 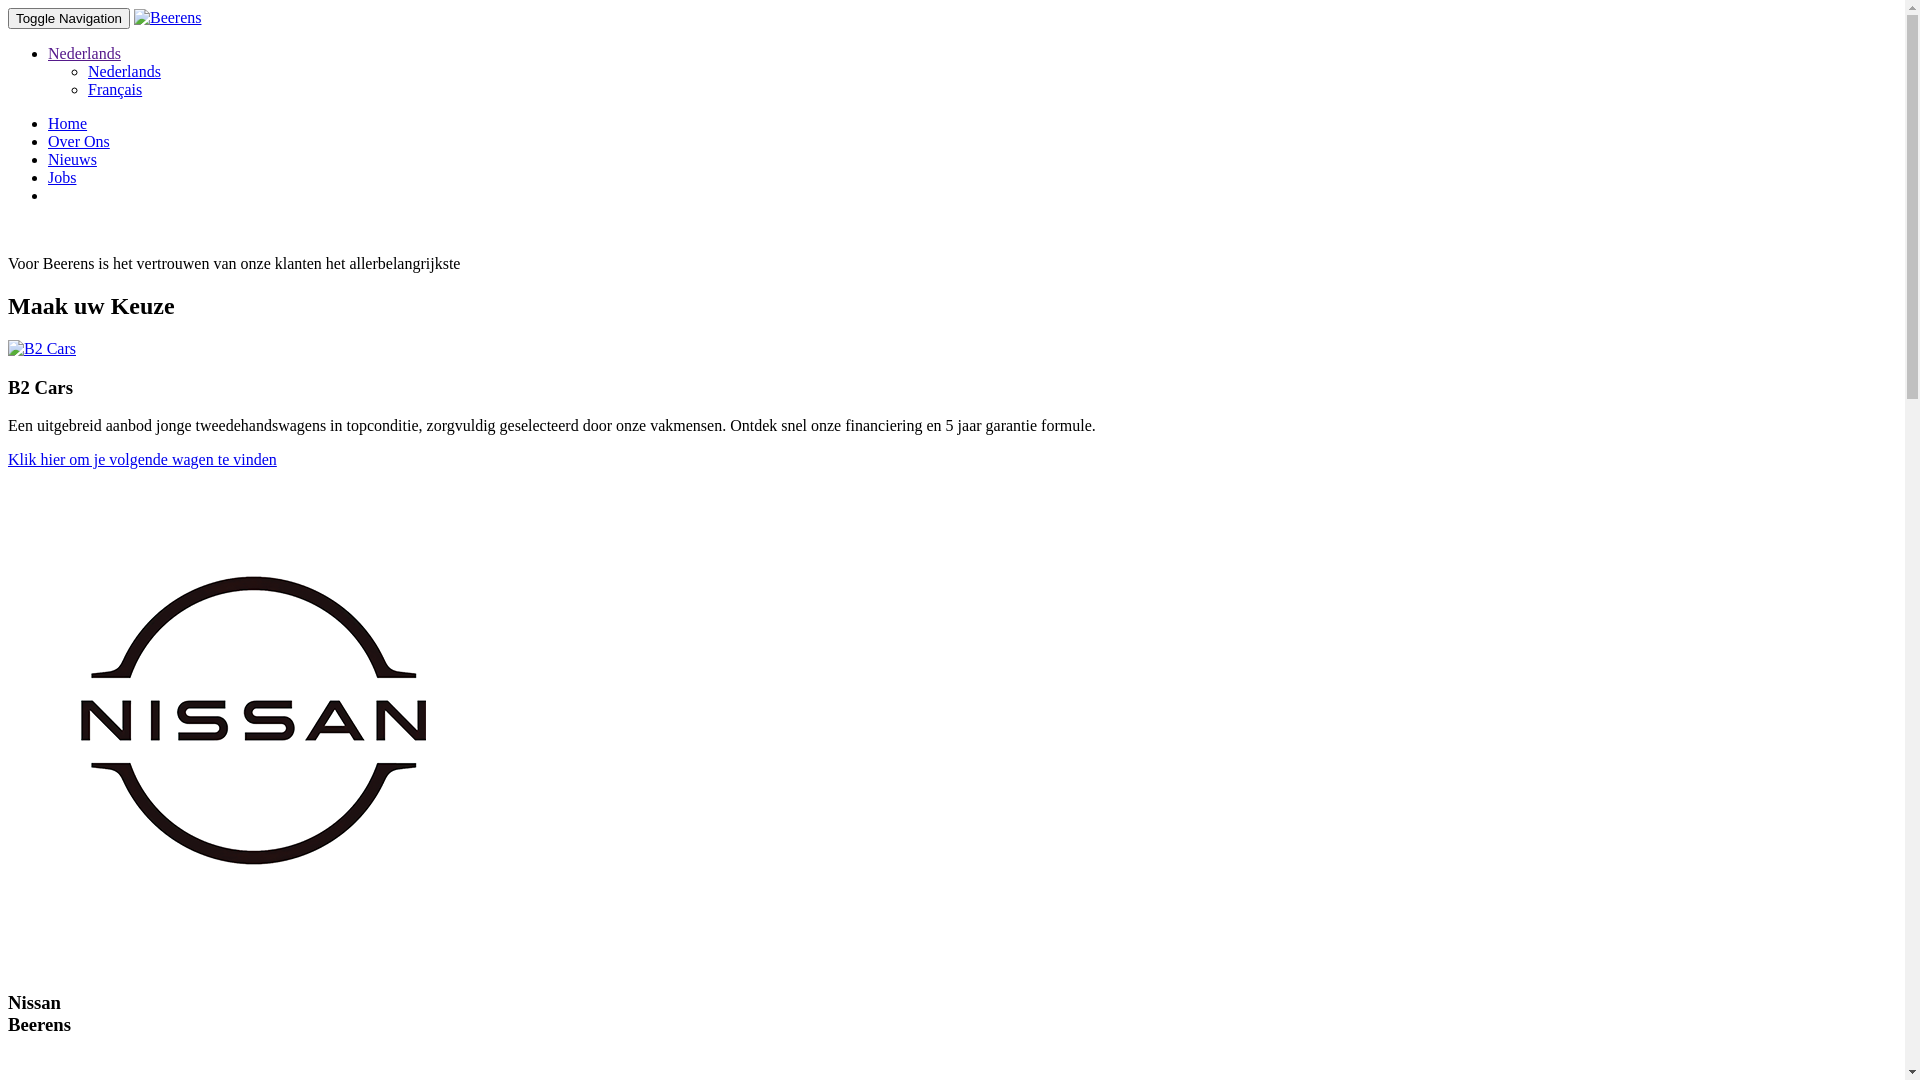 I want to click on 'Klik hier om je volgende wagen te vinden', so click(x=141, y=459).